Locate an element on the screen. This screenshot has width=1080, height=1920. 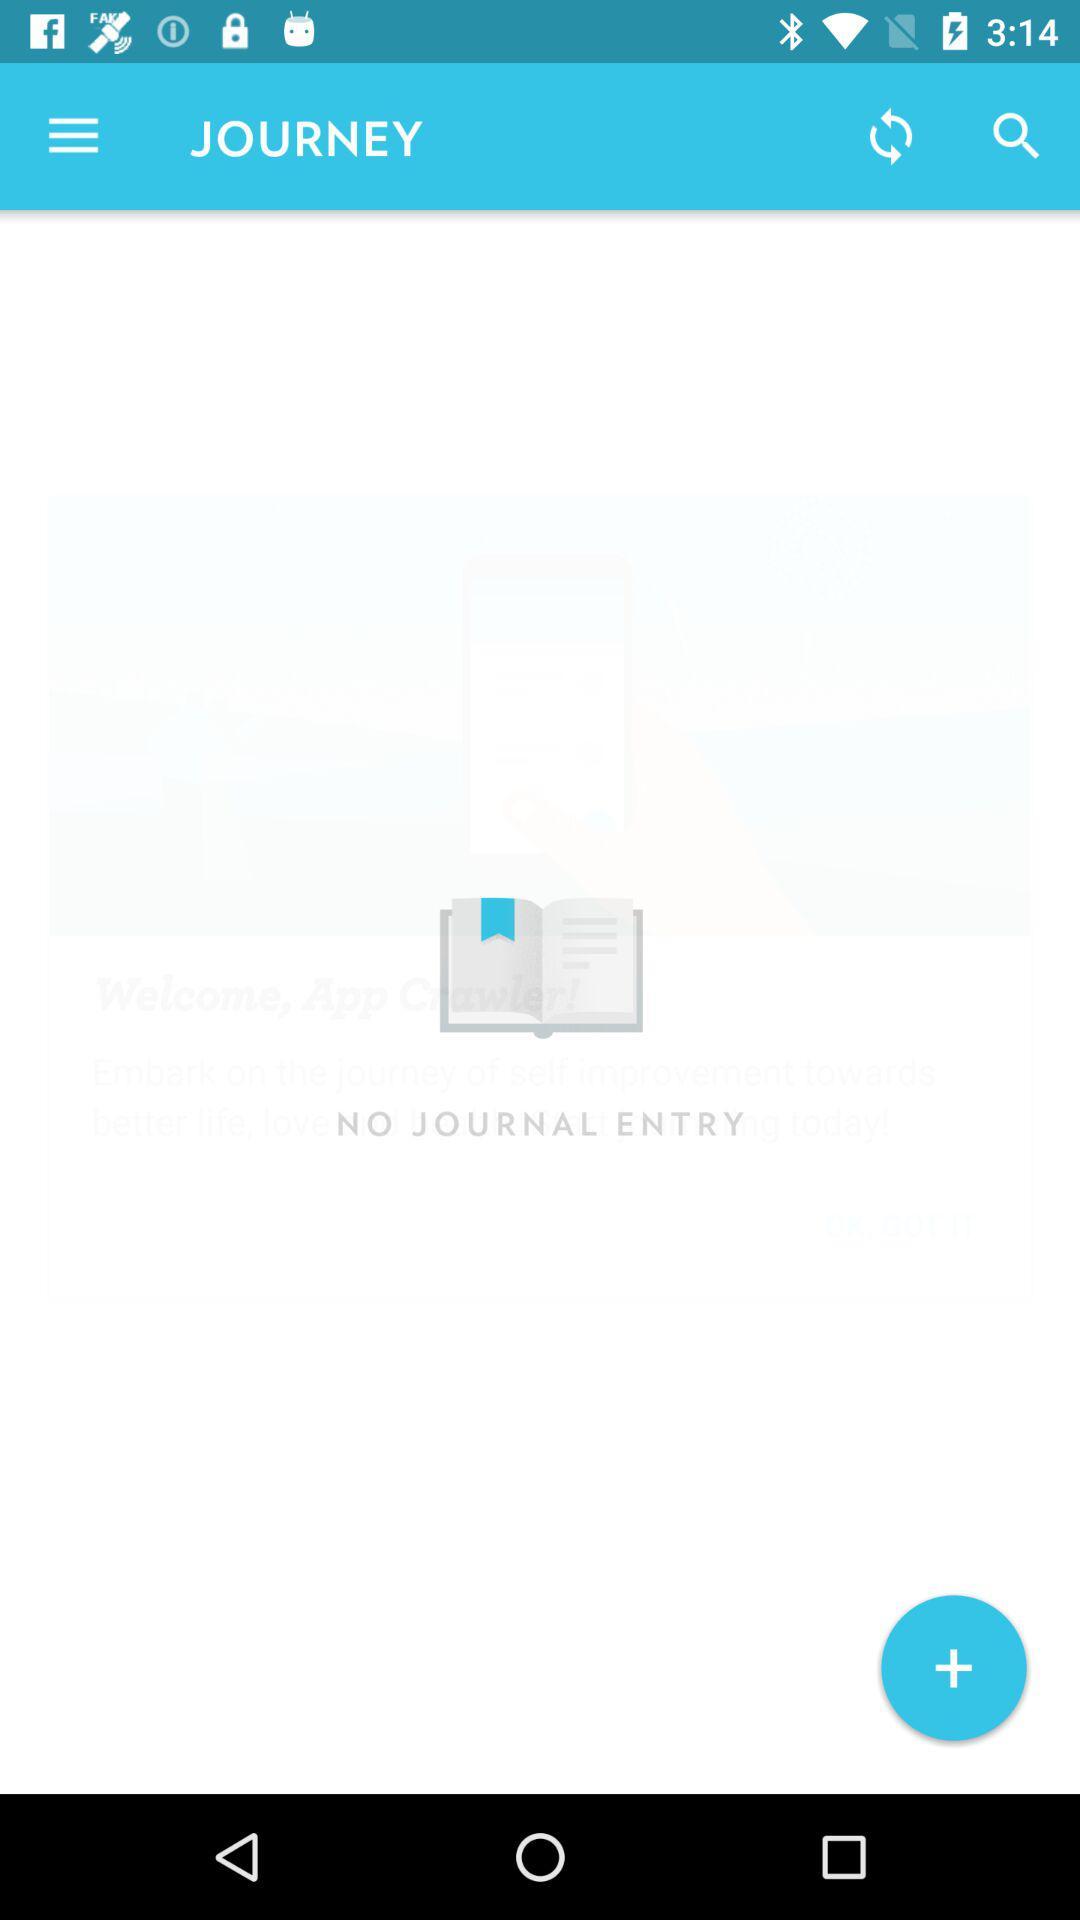
the item next to the journey is located at coordinates (890, 135).